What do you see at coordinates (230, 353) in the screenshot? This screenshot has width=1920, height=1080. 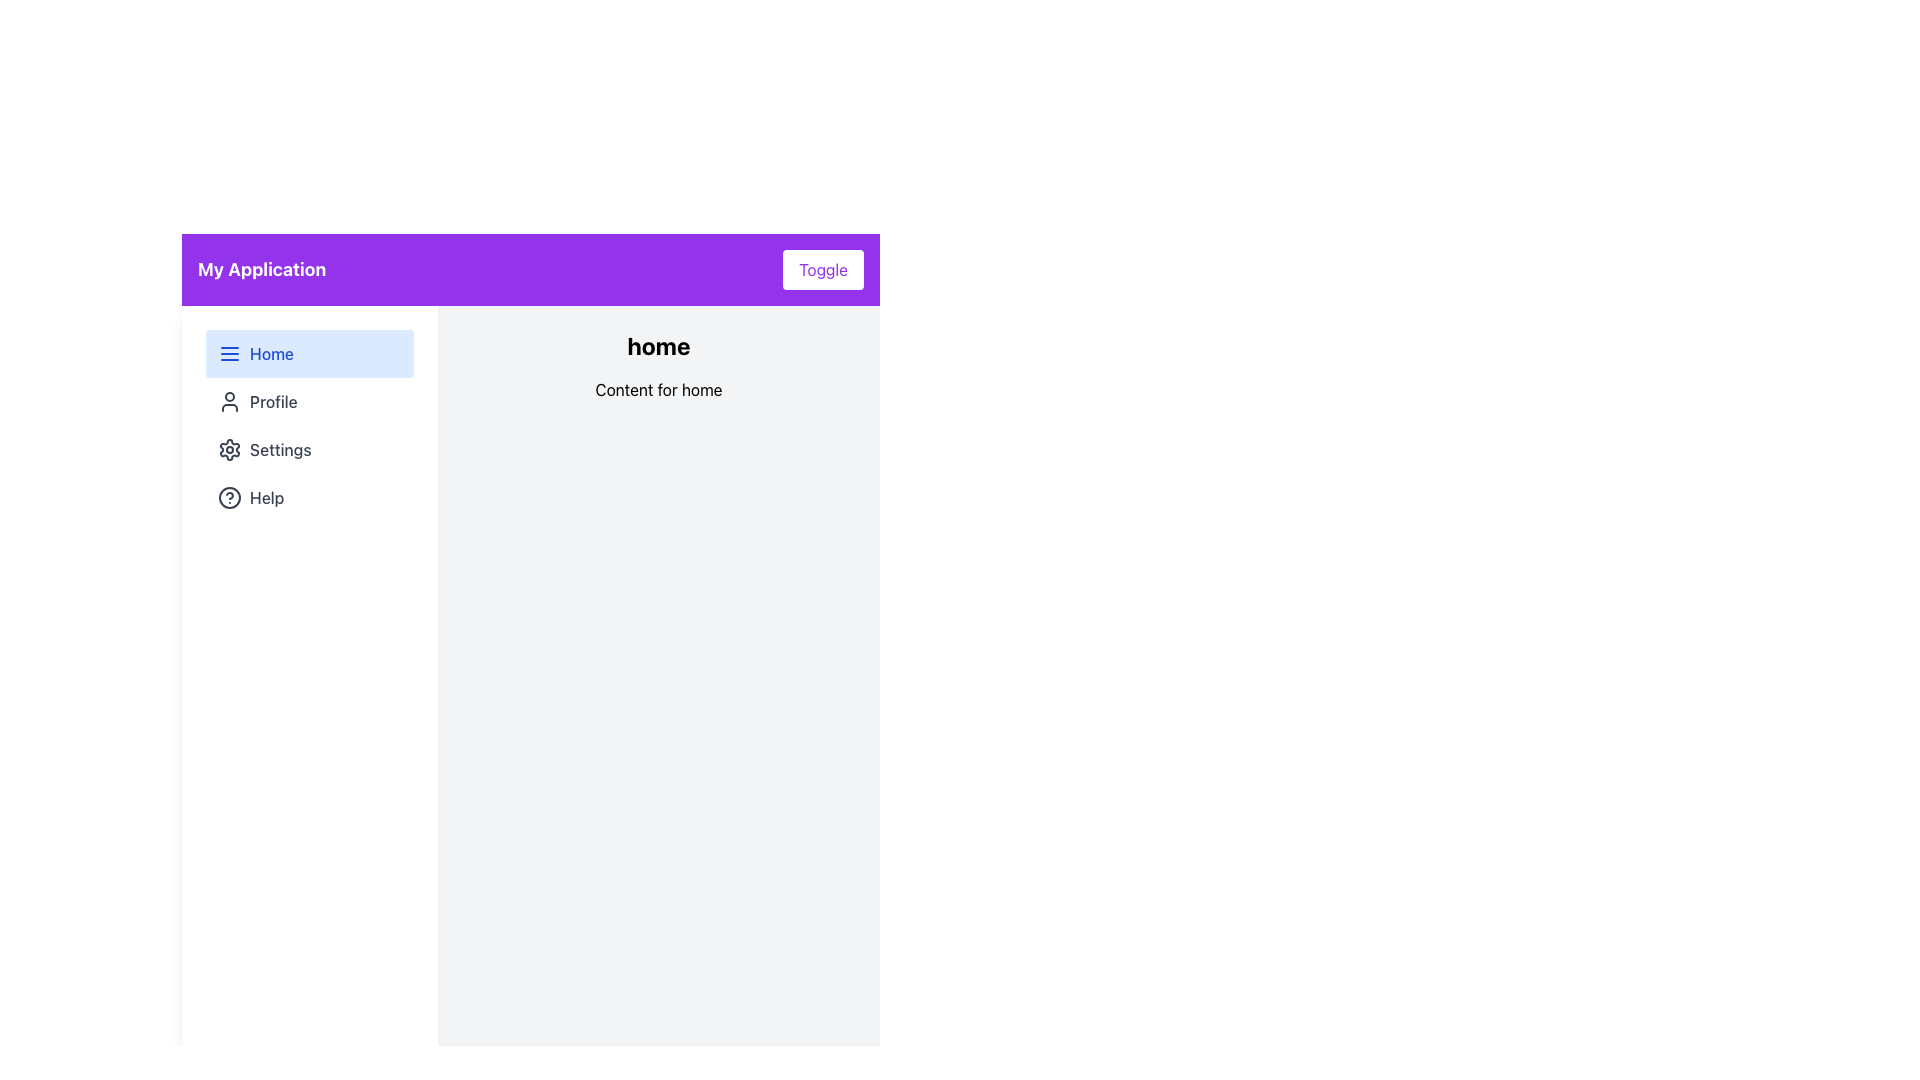 I see `the 'Home' icon in the left navigation menu` at bounding box center [230, 353].